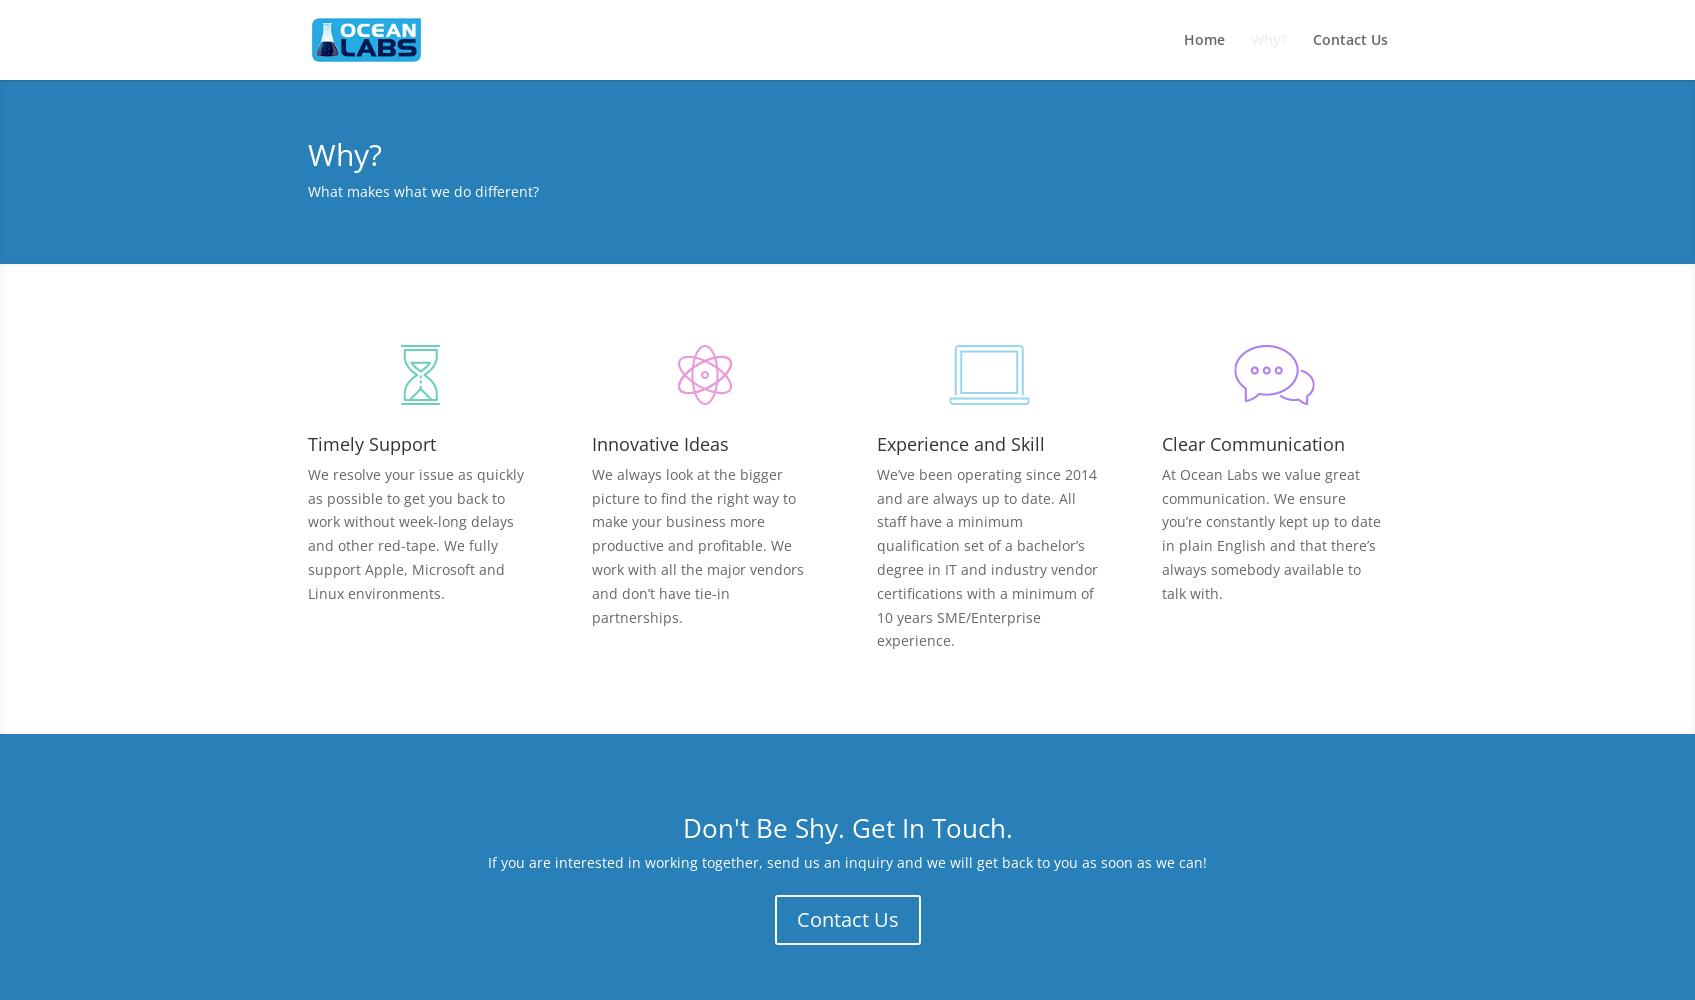 This screenshot has height=1000, width=1695. Describe the element at coordinates (698, 545) in the screenshot. I see `'We always look at the bigger picture to find the right way to make your business more productive and profitable. We work with all the major vendors and don’t have tie-in partnerships.'` at that location.